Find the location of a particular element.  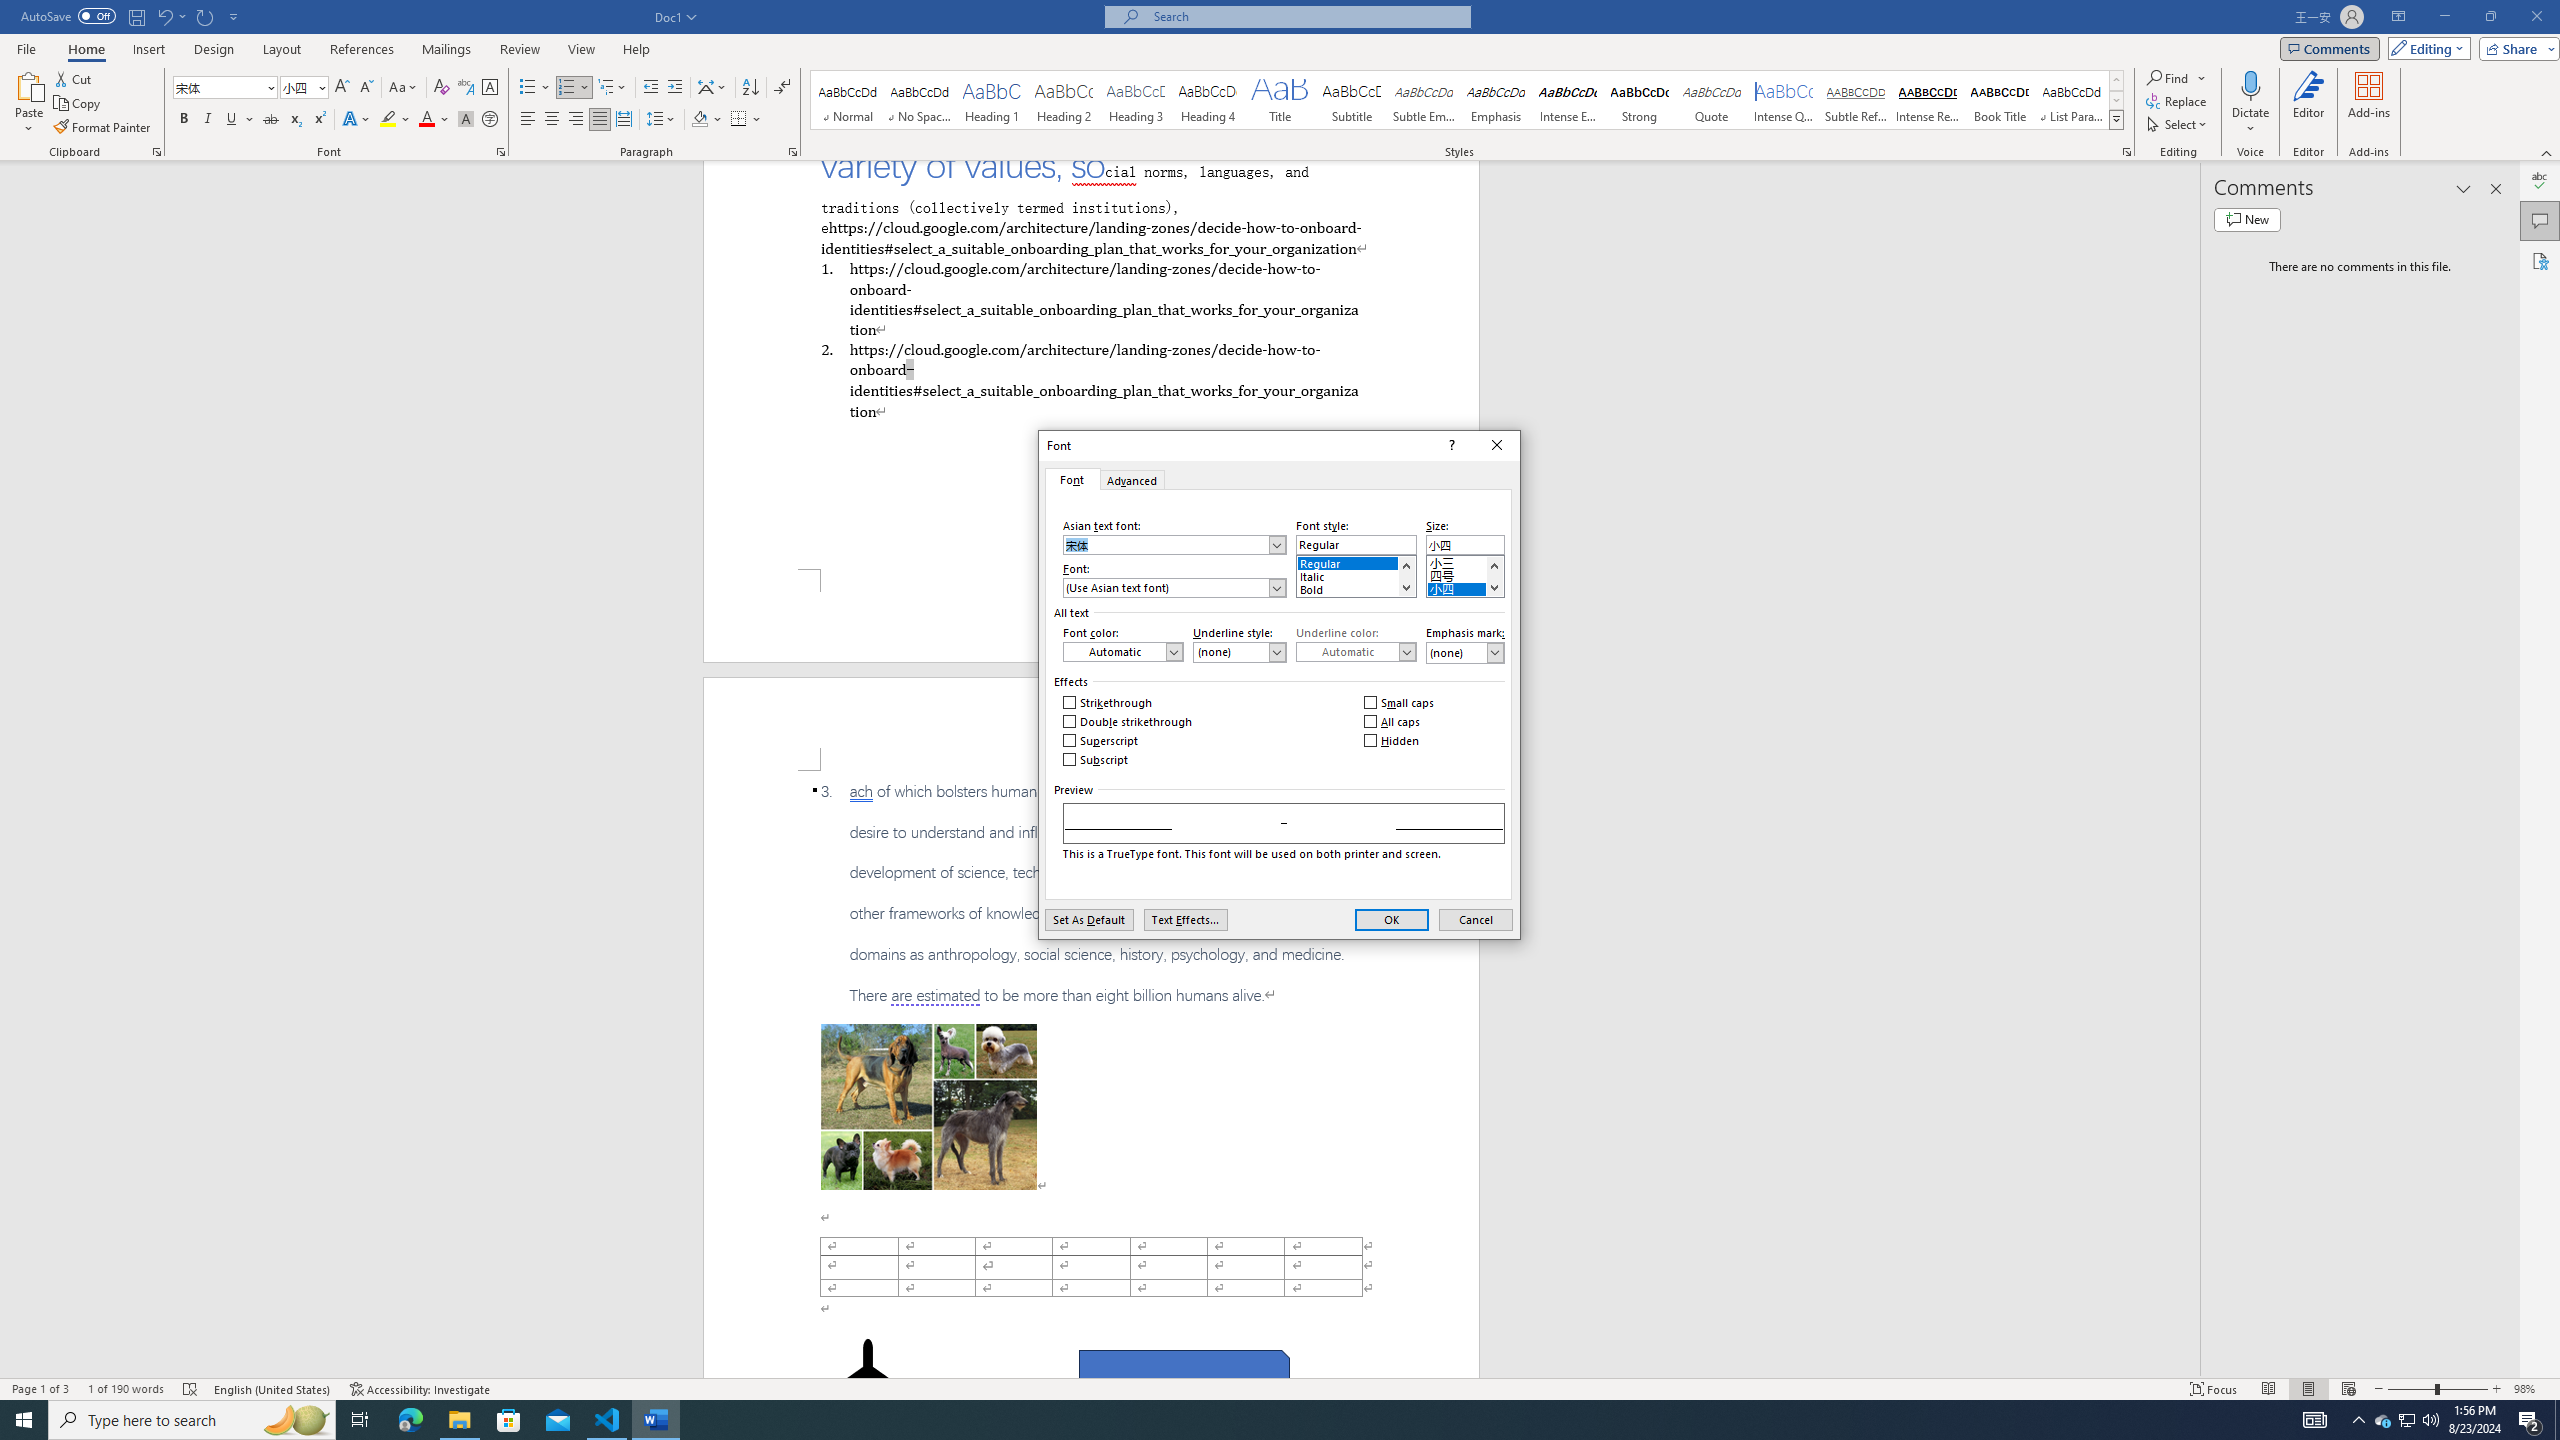

'Cut' is located at coordinates (73, 78).